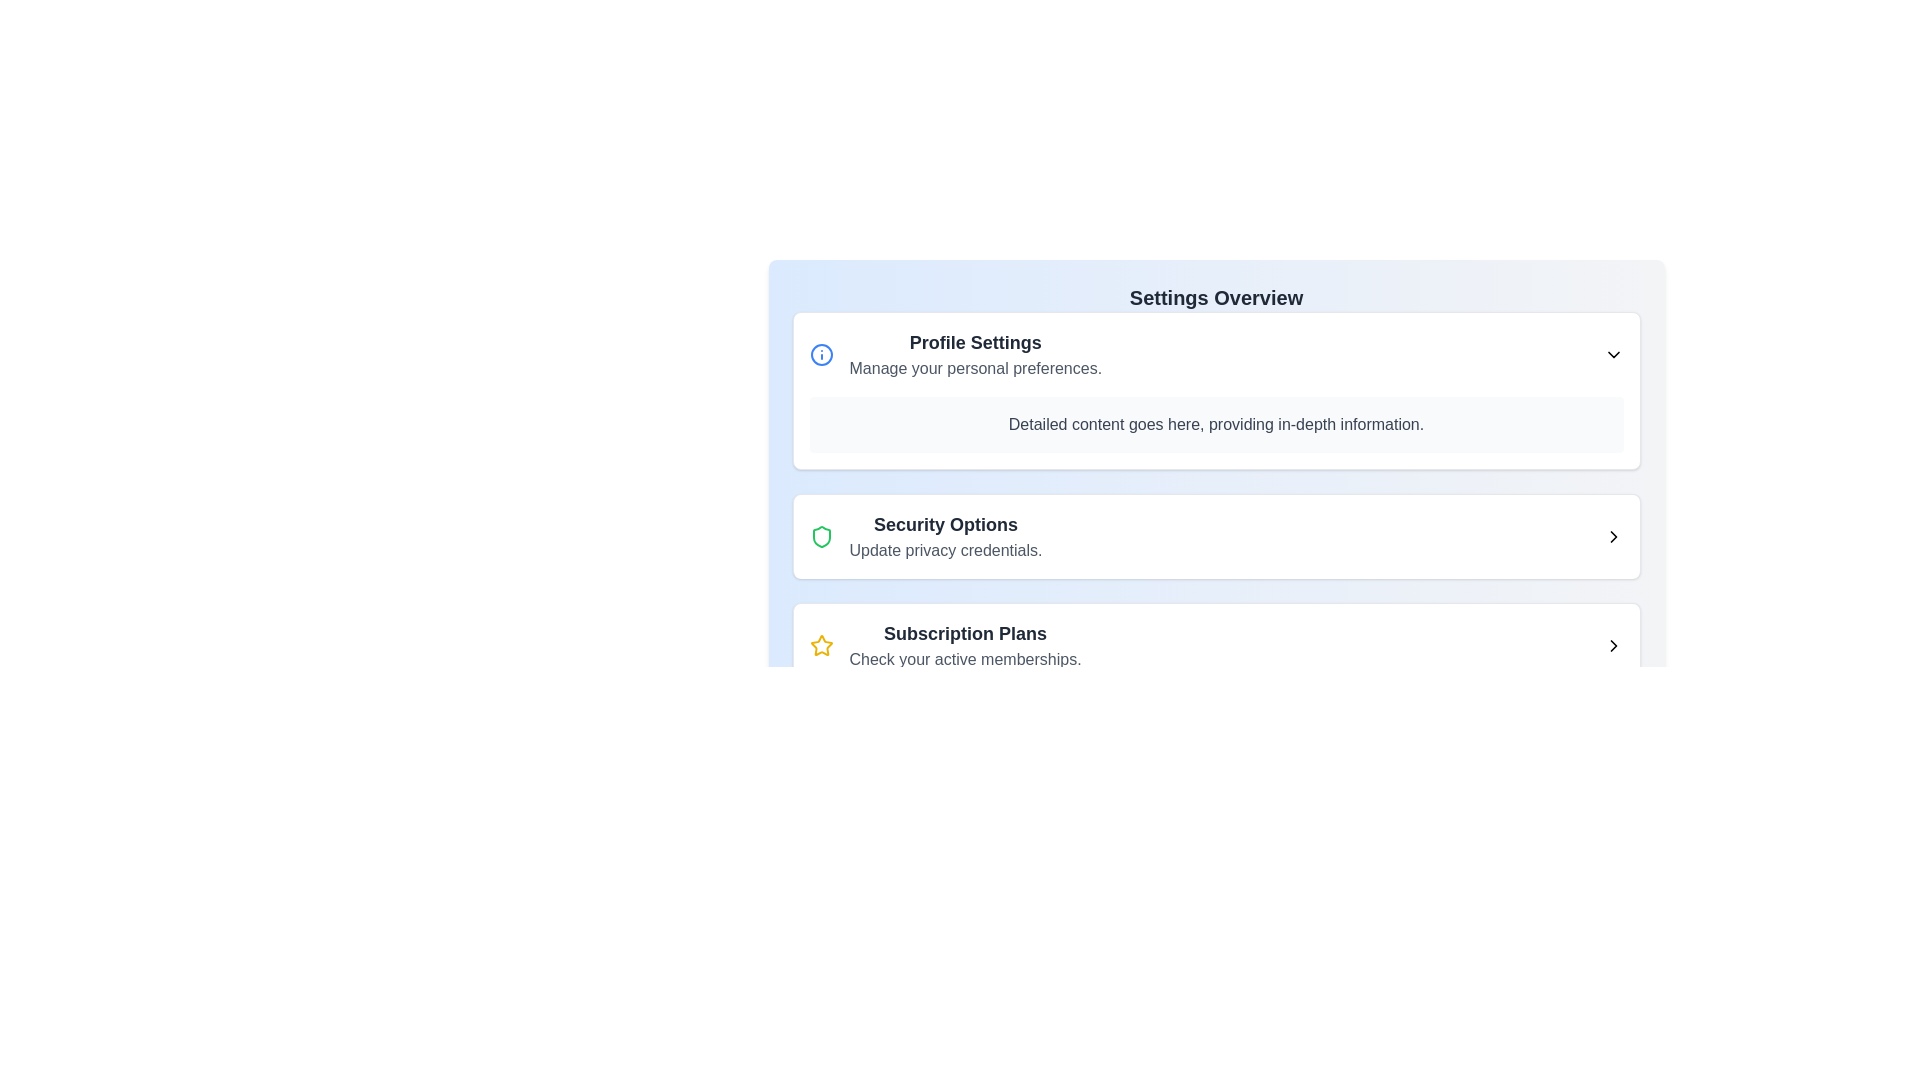  Describe the element at coordinates (1613, 645) in the screenshot. I see `the right-chevron icon` at that location.